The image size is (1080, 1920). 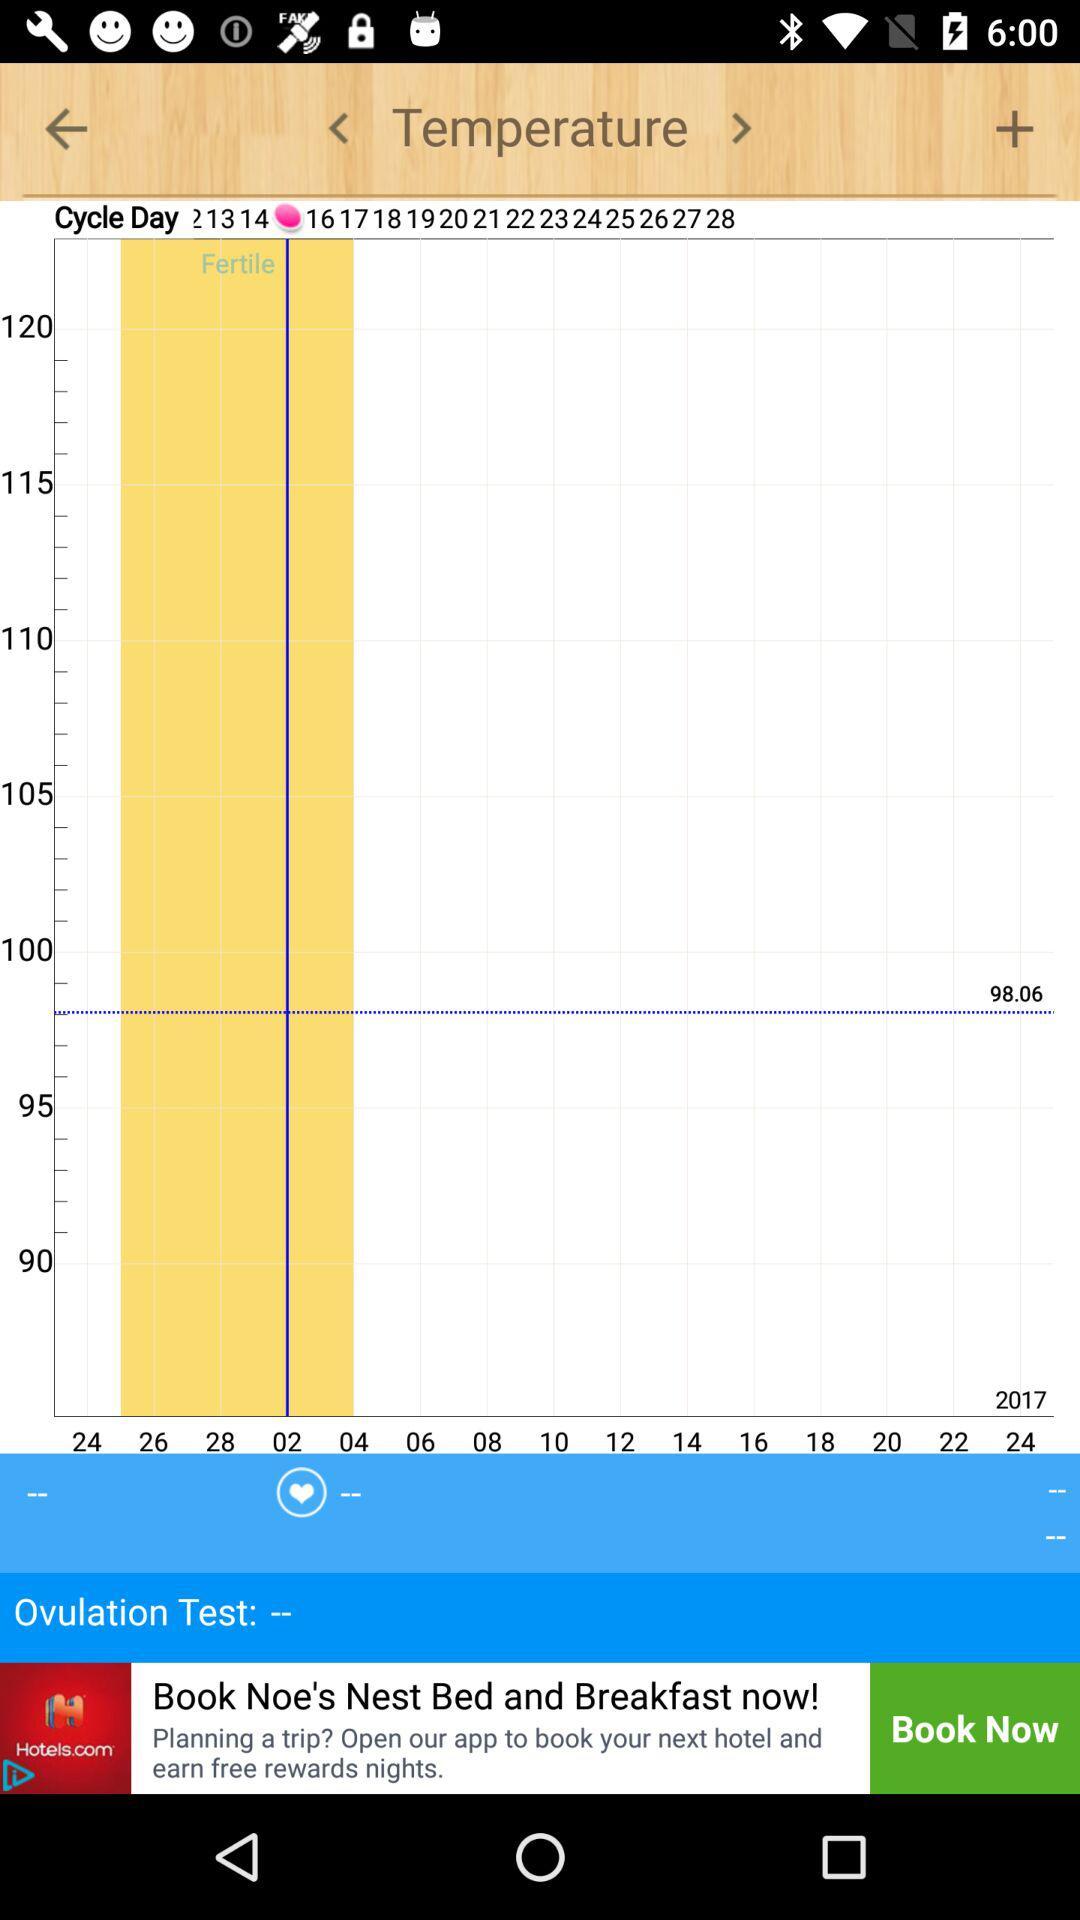 I want to click on previous title, so click(x=338, y=127).